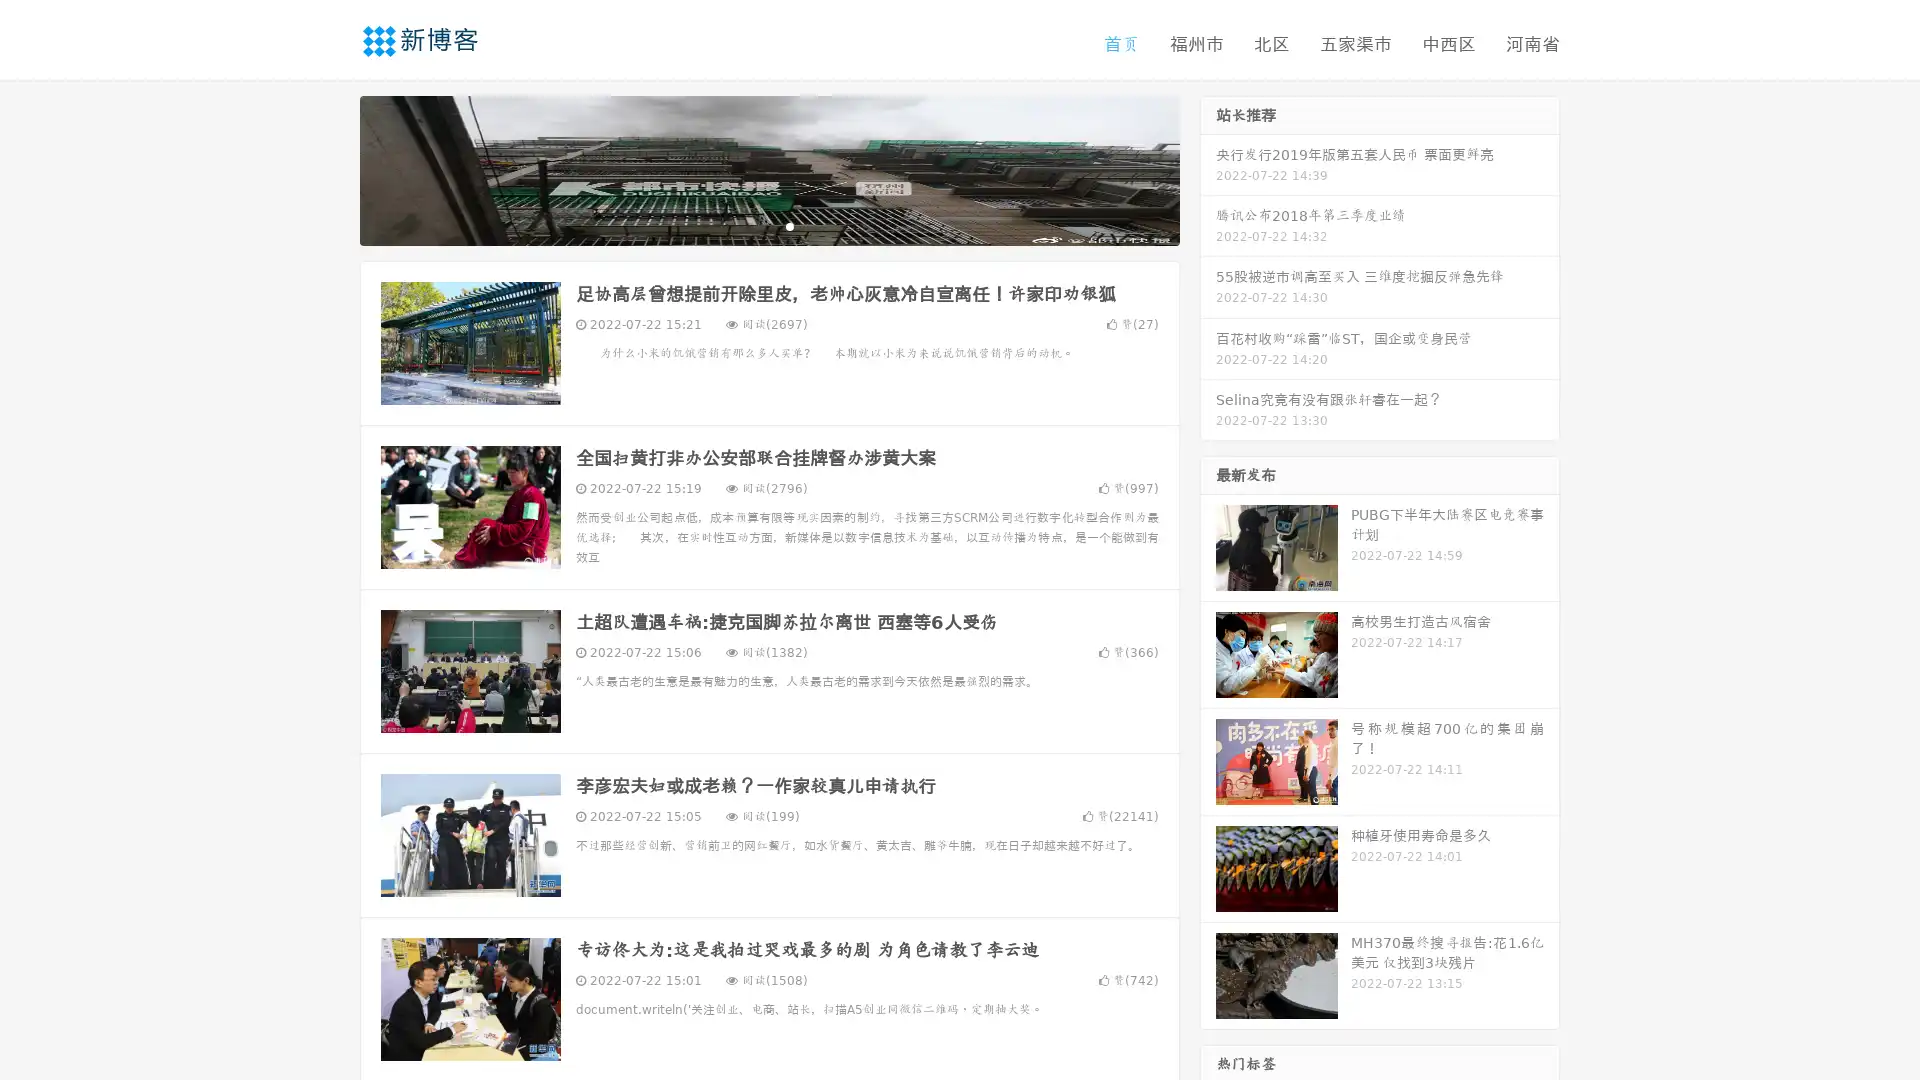  Describe the element at coordinates (748, 225) in the screenshot. I see `Go to slide 1` at that location.